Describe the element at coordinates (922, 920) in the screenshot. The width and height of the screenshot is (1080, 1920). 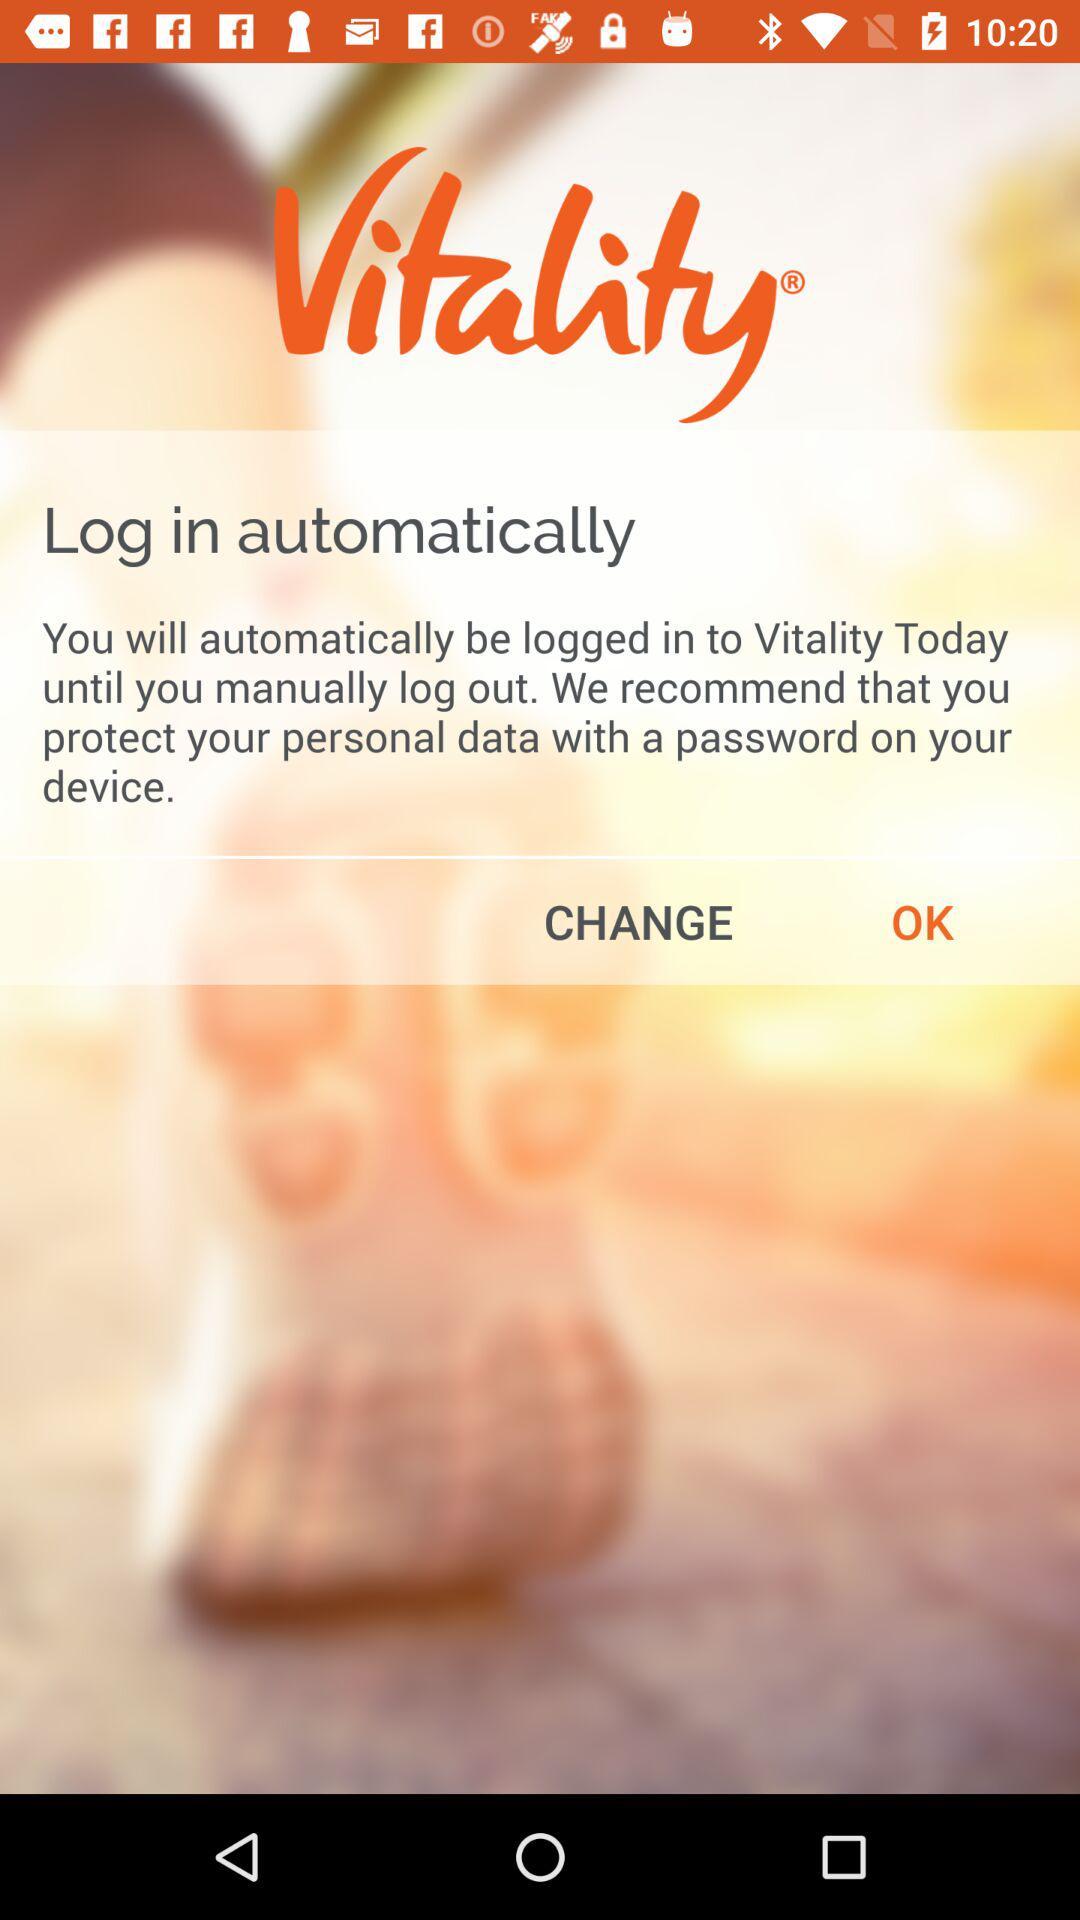
I see `the ok item` at that location.